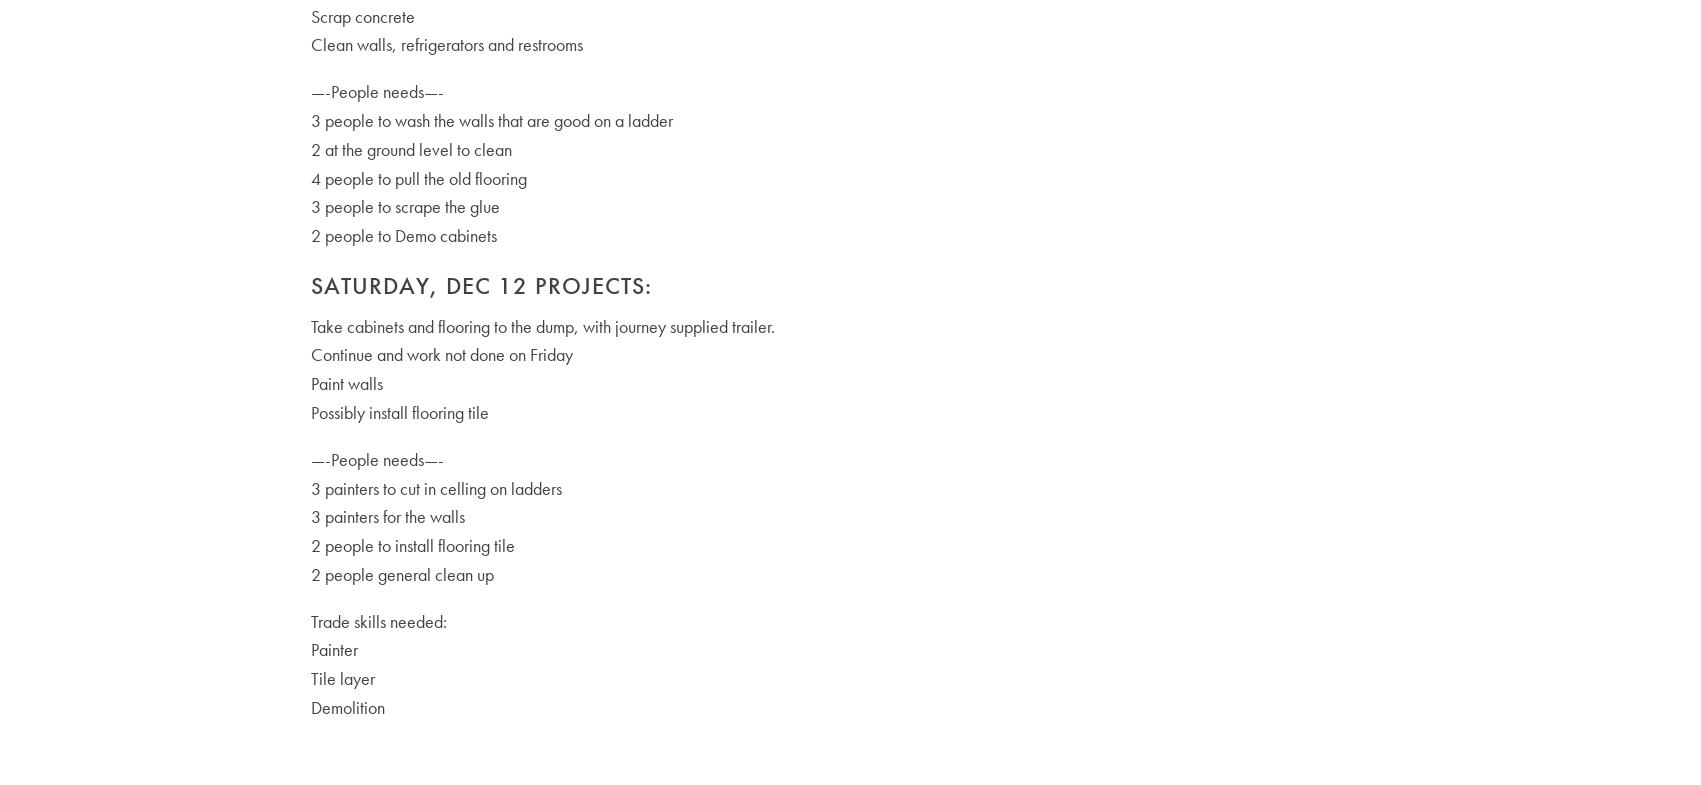  I want to click on '3 people to wash the walls that are good on a ladder', so click(491, 118).